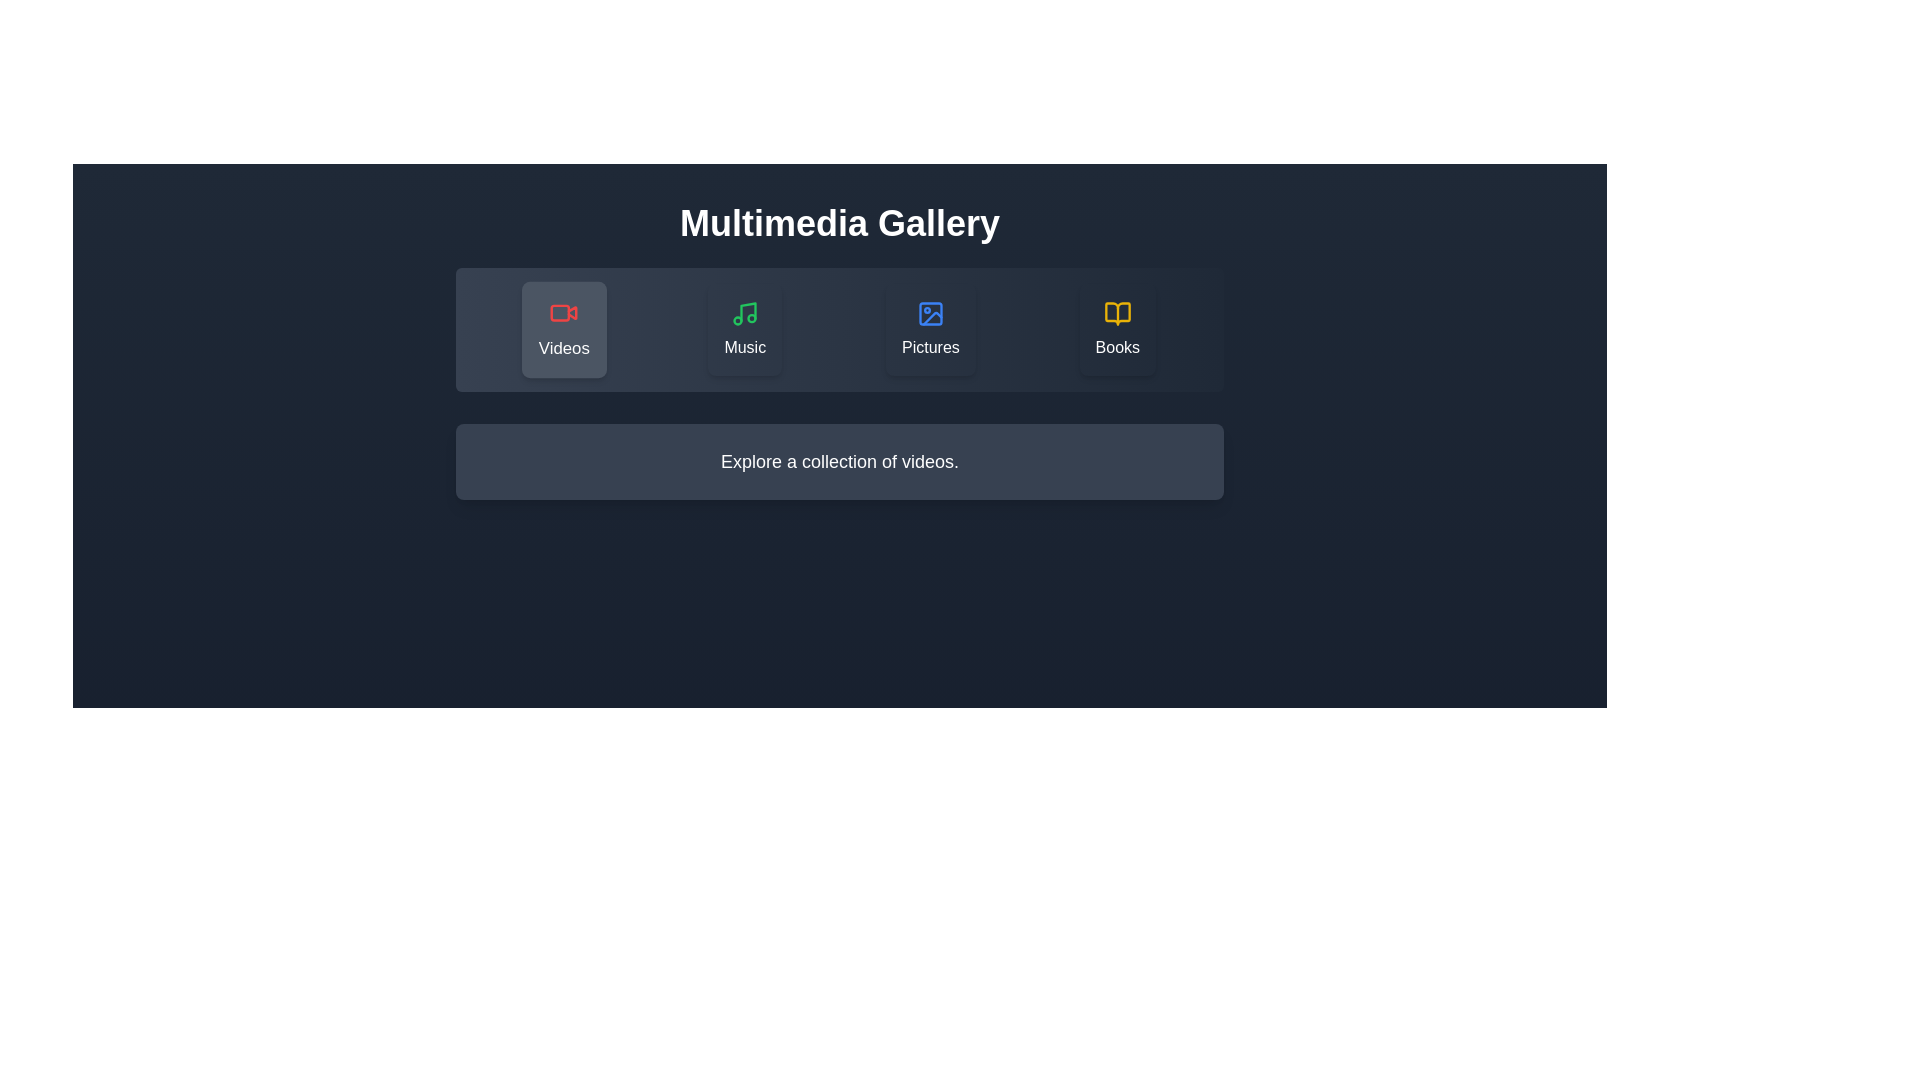  What do you see at coordinates (929, 329) in the screenshot?
I see `the Pictures category by clicking the corresponding button` at bounding box center [929, 329].